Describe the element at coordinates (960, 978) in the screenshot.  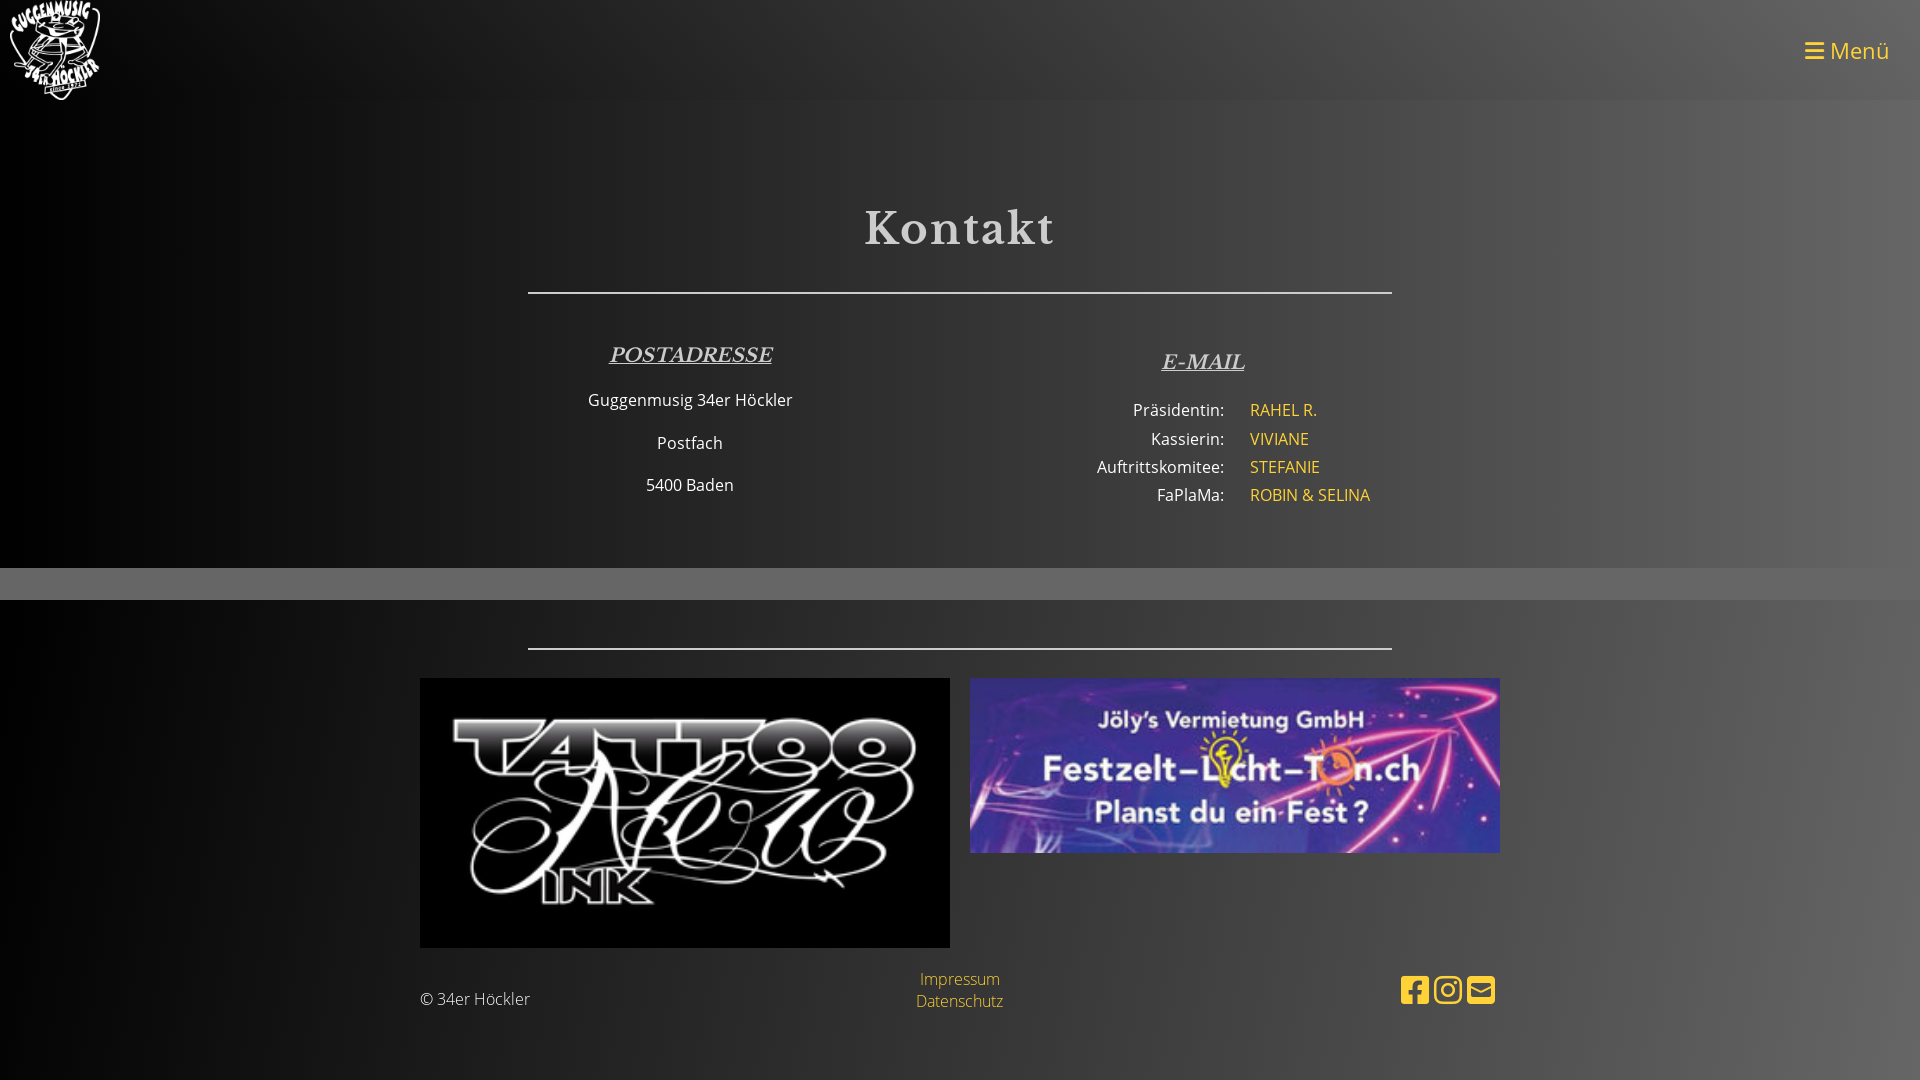
I see `'Impressum'` at that location.